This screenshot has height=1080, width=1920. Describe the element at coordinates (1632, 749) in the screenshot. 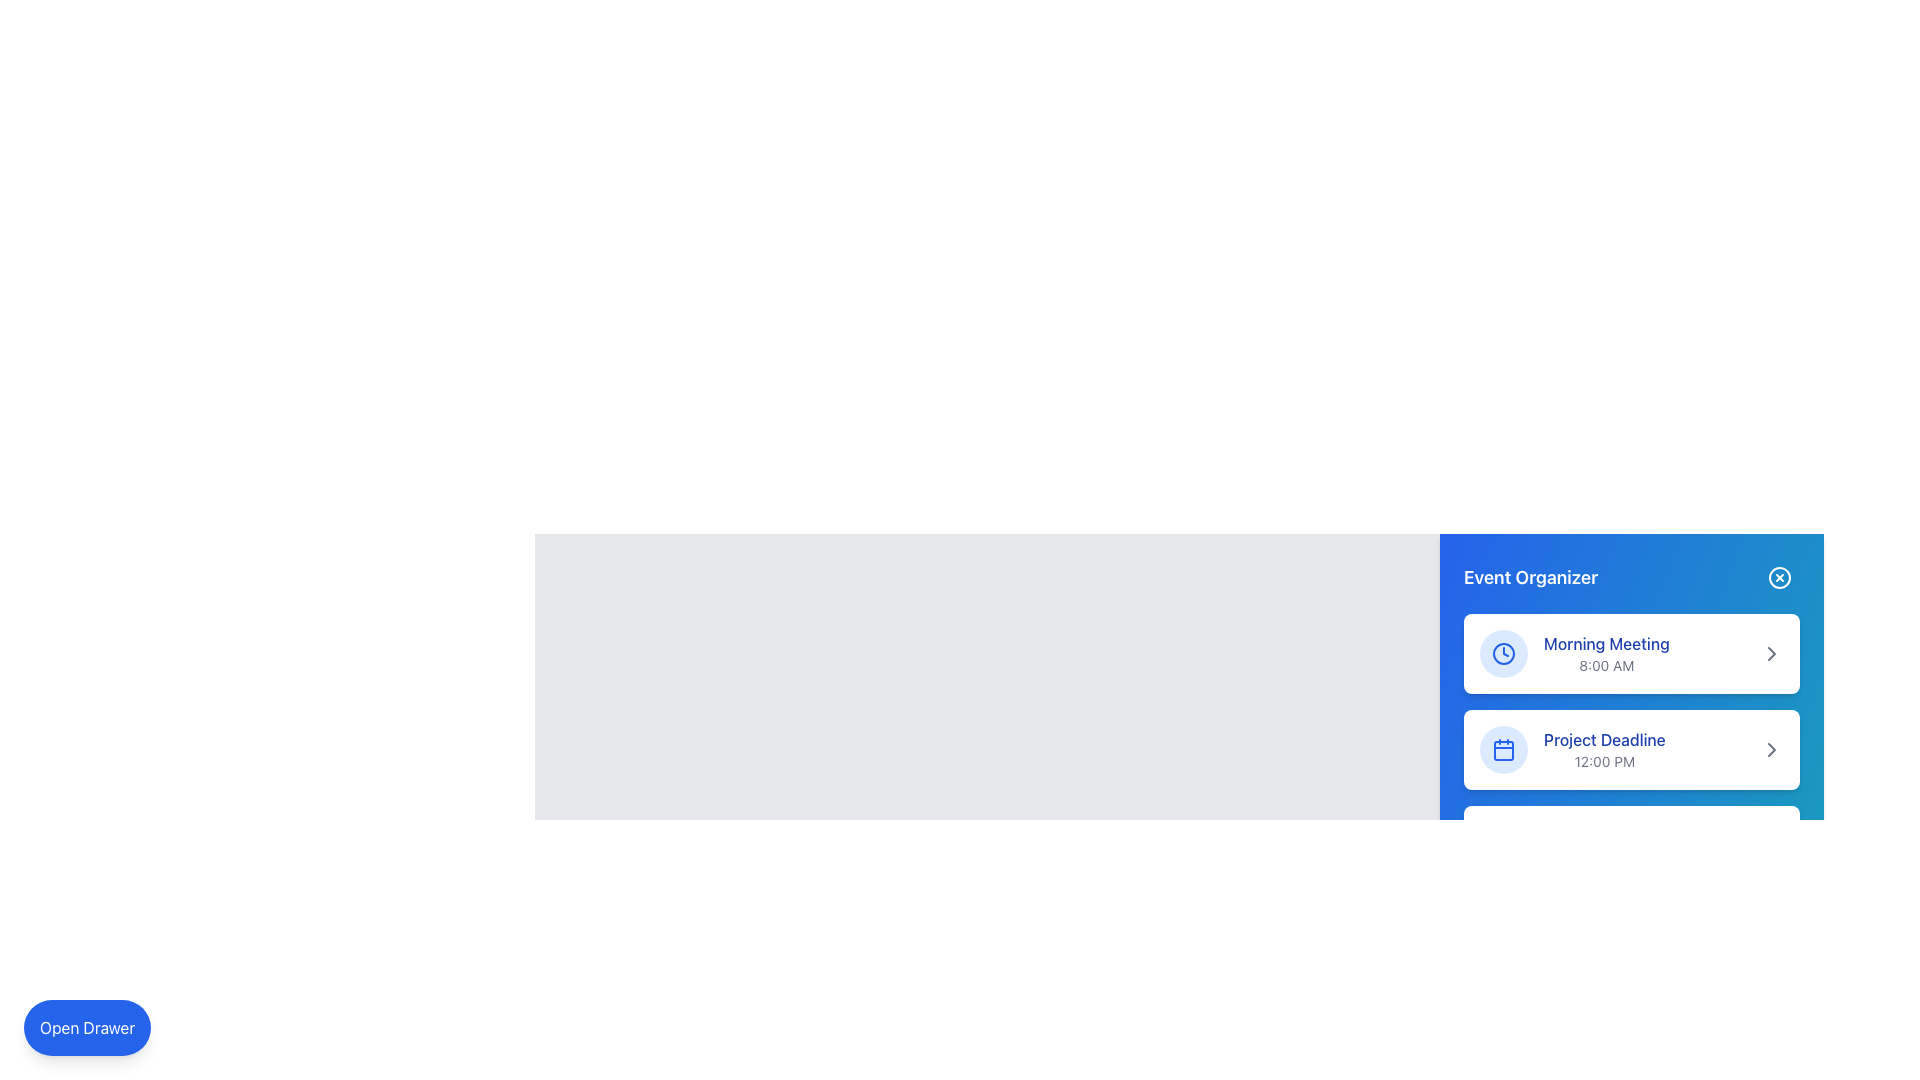

I see `the second Information Card in the blue 'Event Organizer' drawer` at that location.